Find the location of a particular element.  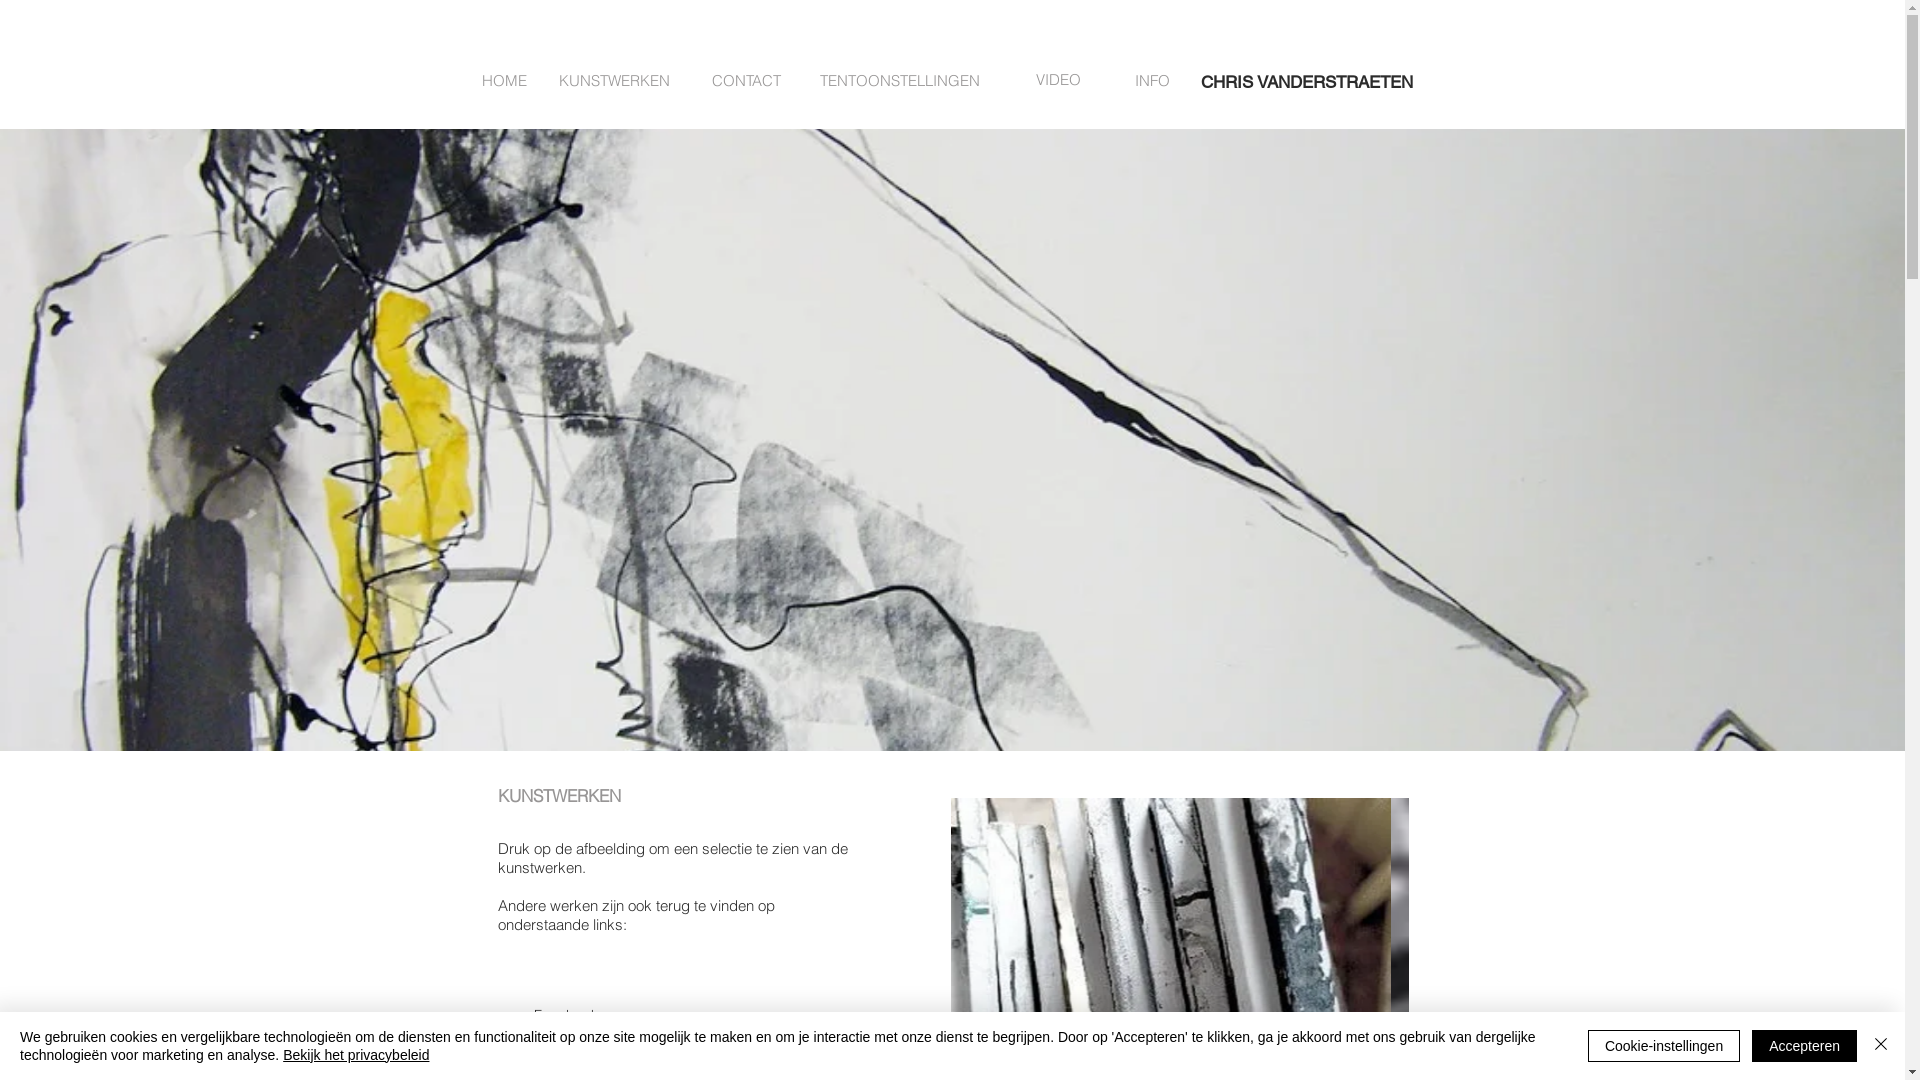

'Accepteren' is located at coordinates (1804, 1044).